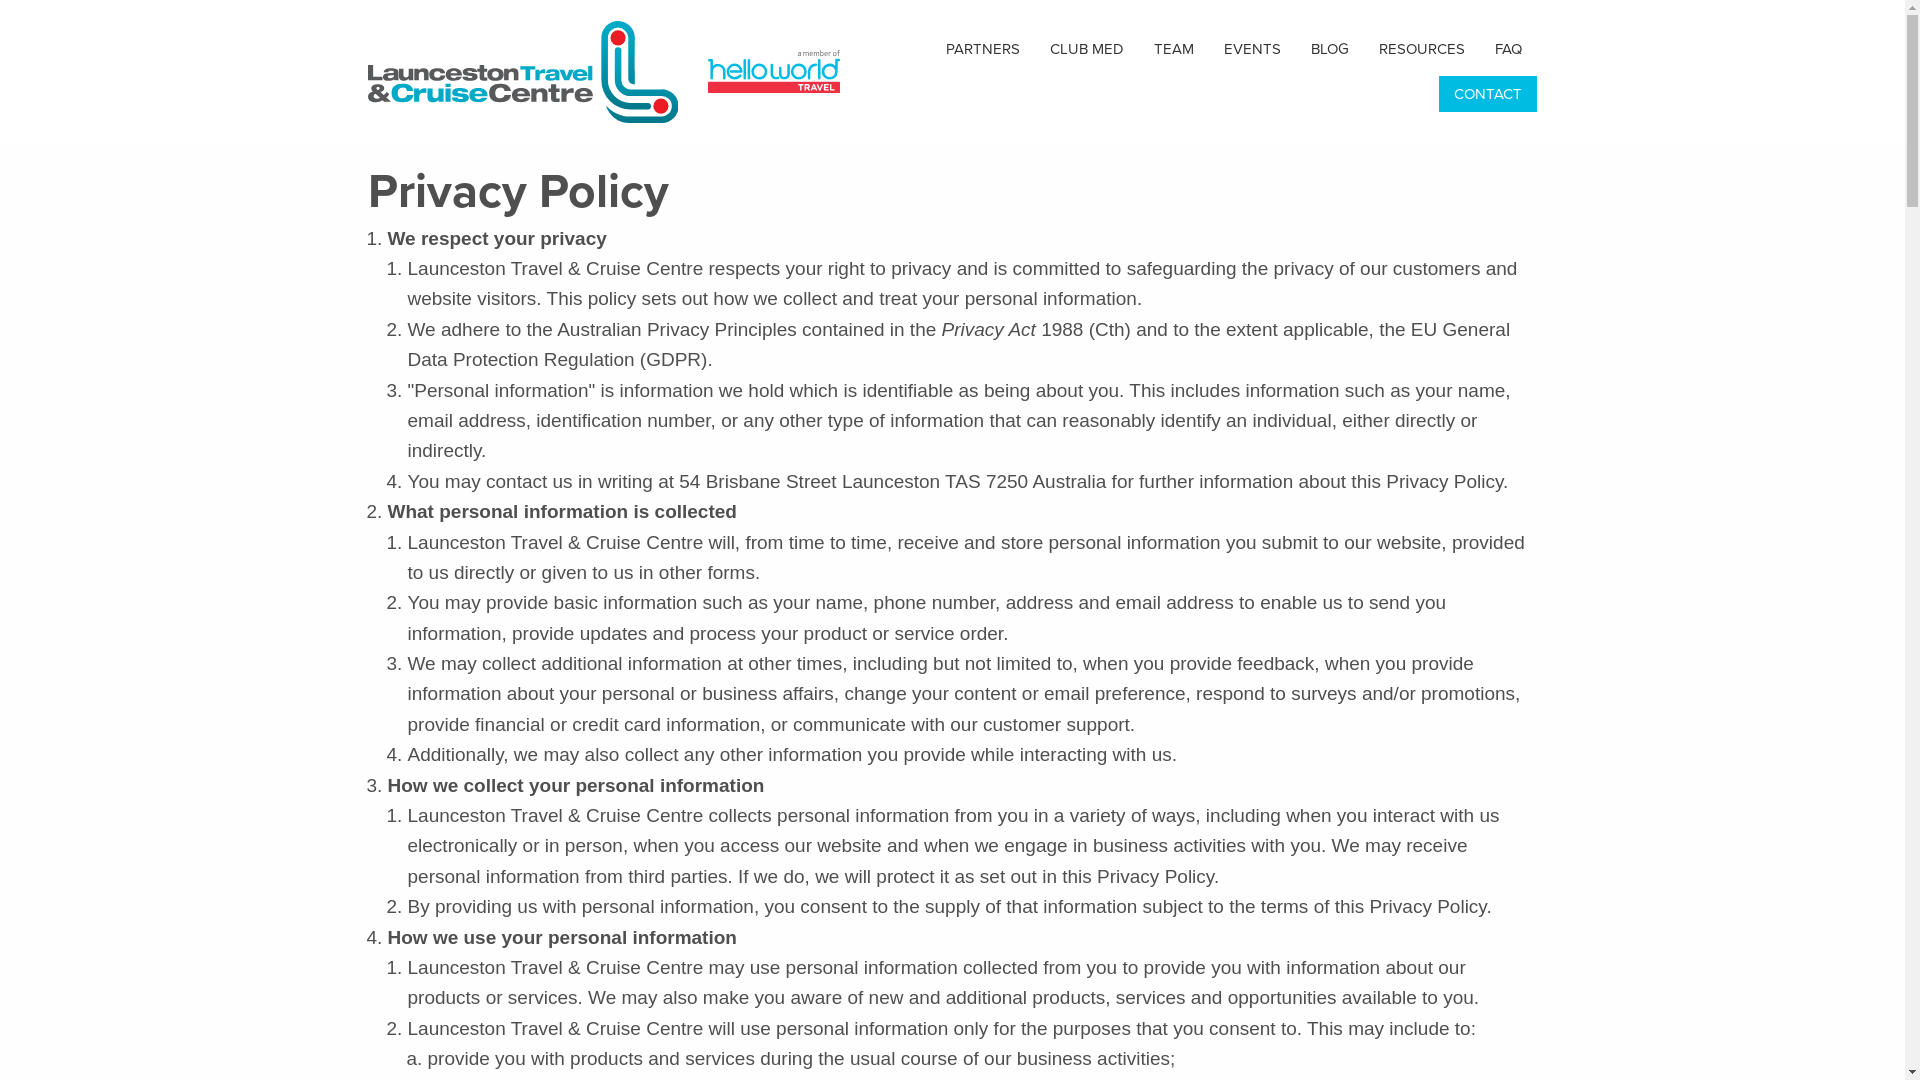  What do you see at coordinates (1085, 48) in the screenshot?
I see `'CLUB MED'` at bounding box center [1085, 48].